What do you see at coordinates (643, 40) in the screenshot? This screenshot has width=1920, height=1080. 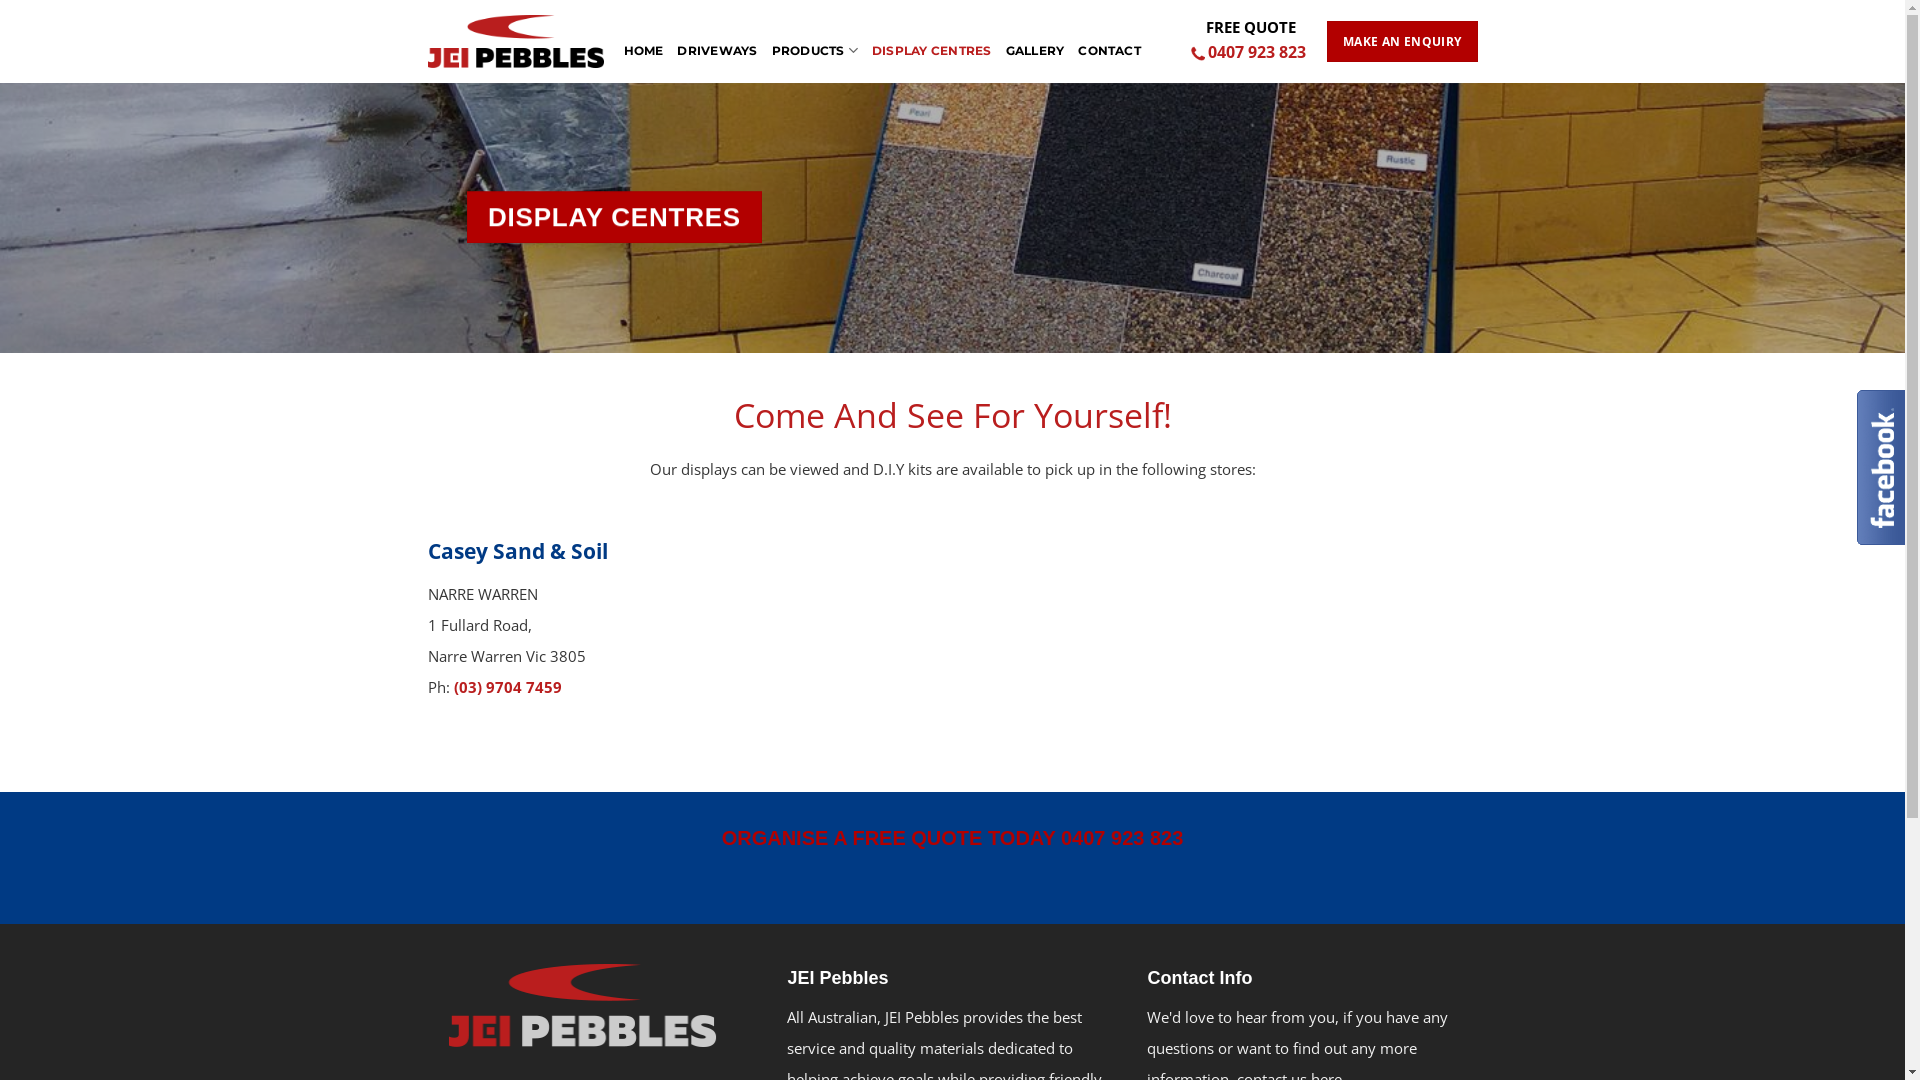 I see `'HOME'` at bounding box center [643, 40].